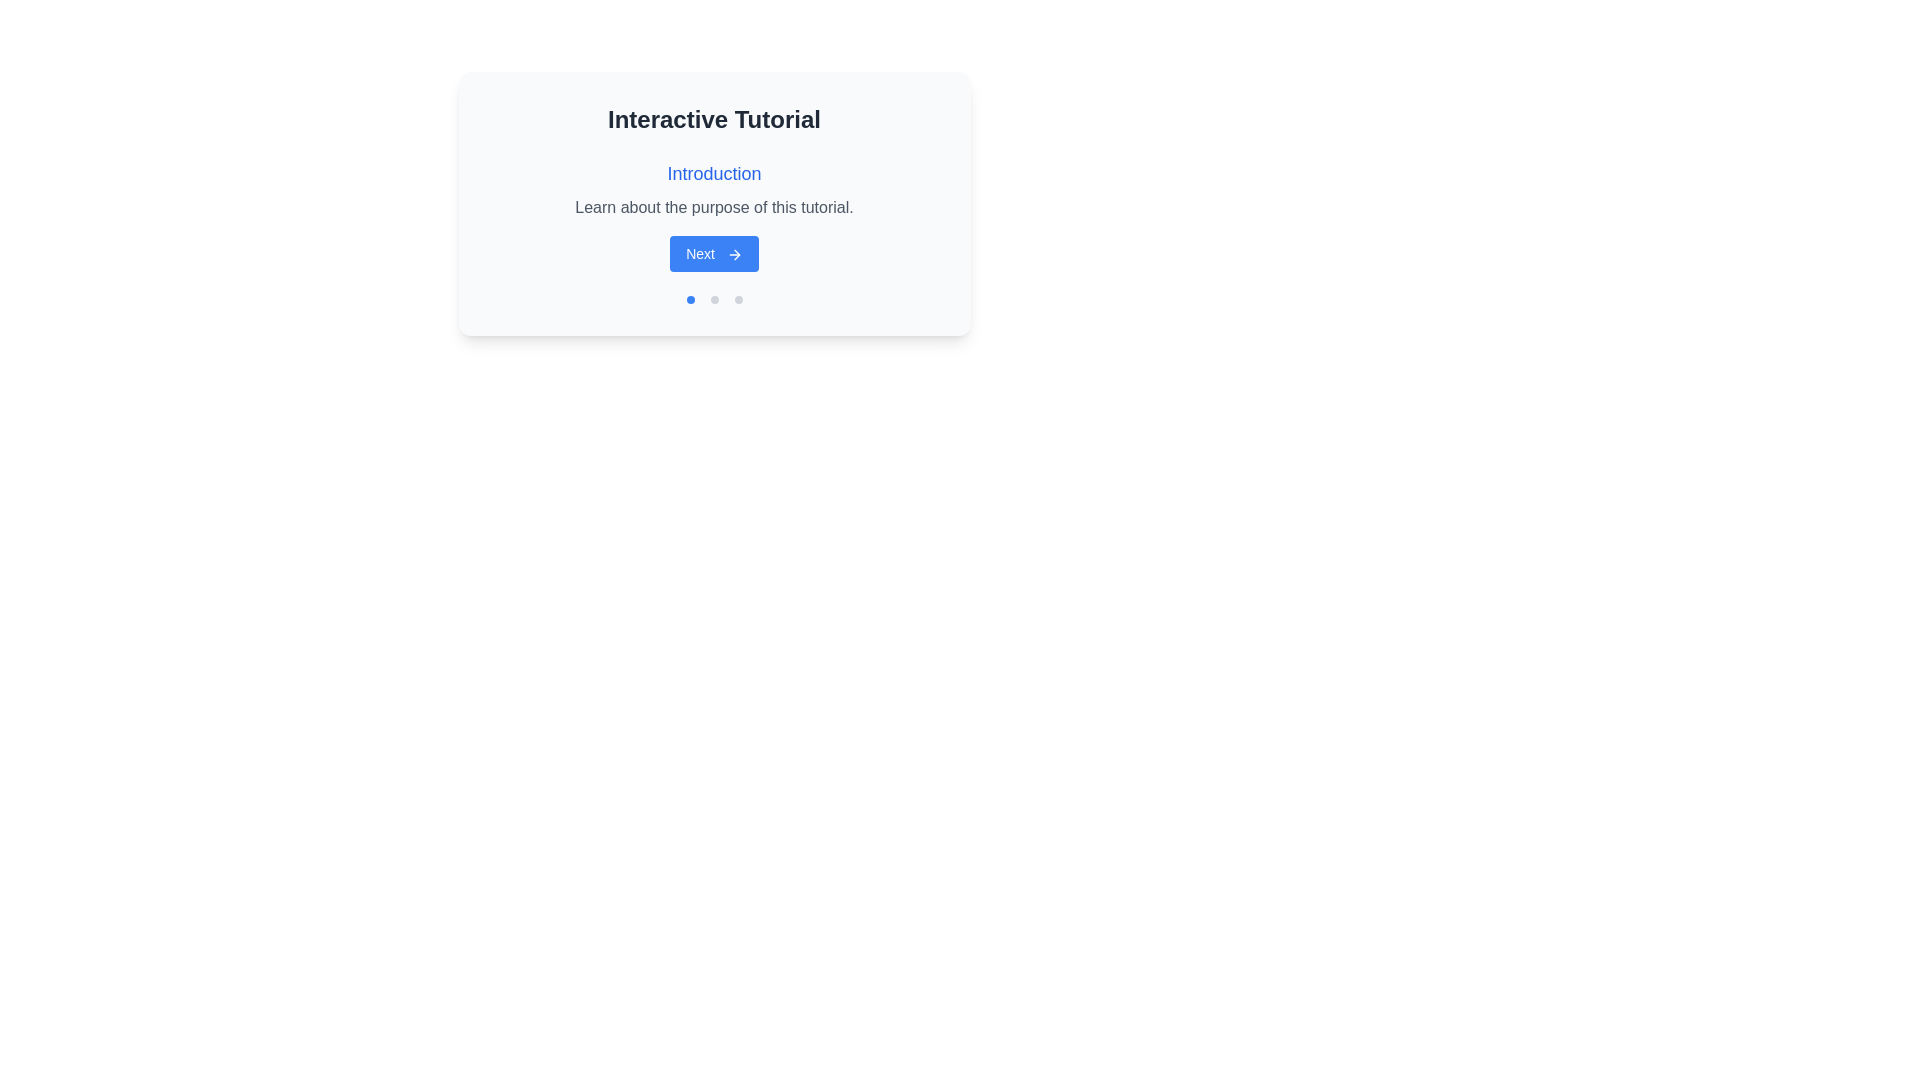 This screenshot has height=1080, width=1920. What do you see at coordinates (714, 216) in the screenshot?
I see `the 'Next' button located at the bottom of the tutorial section to observe hover effects` at bounding box center [714, 216].